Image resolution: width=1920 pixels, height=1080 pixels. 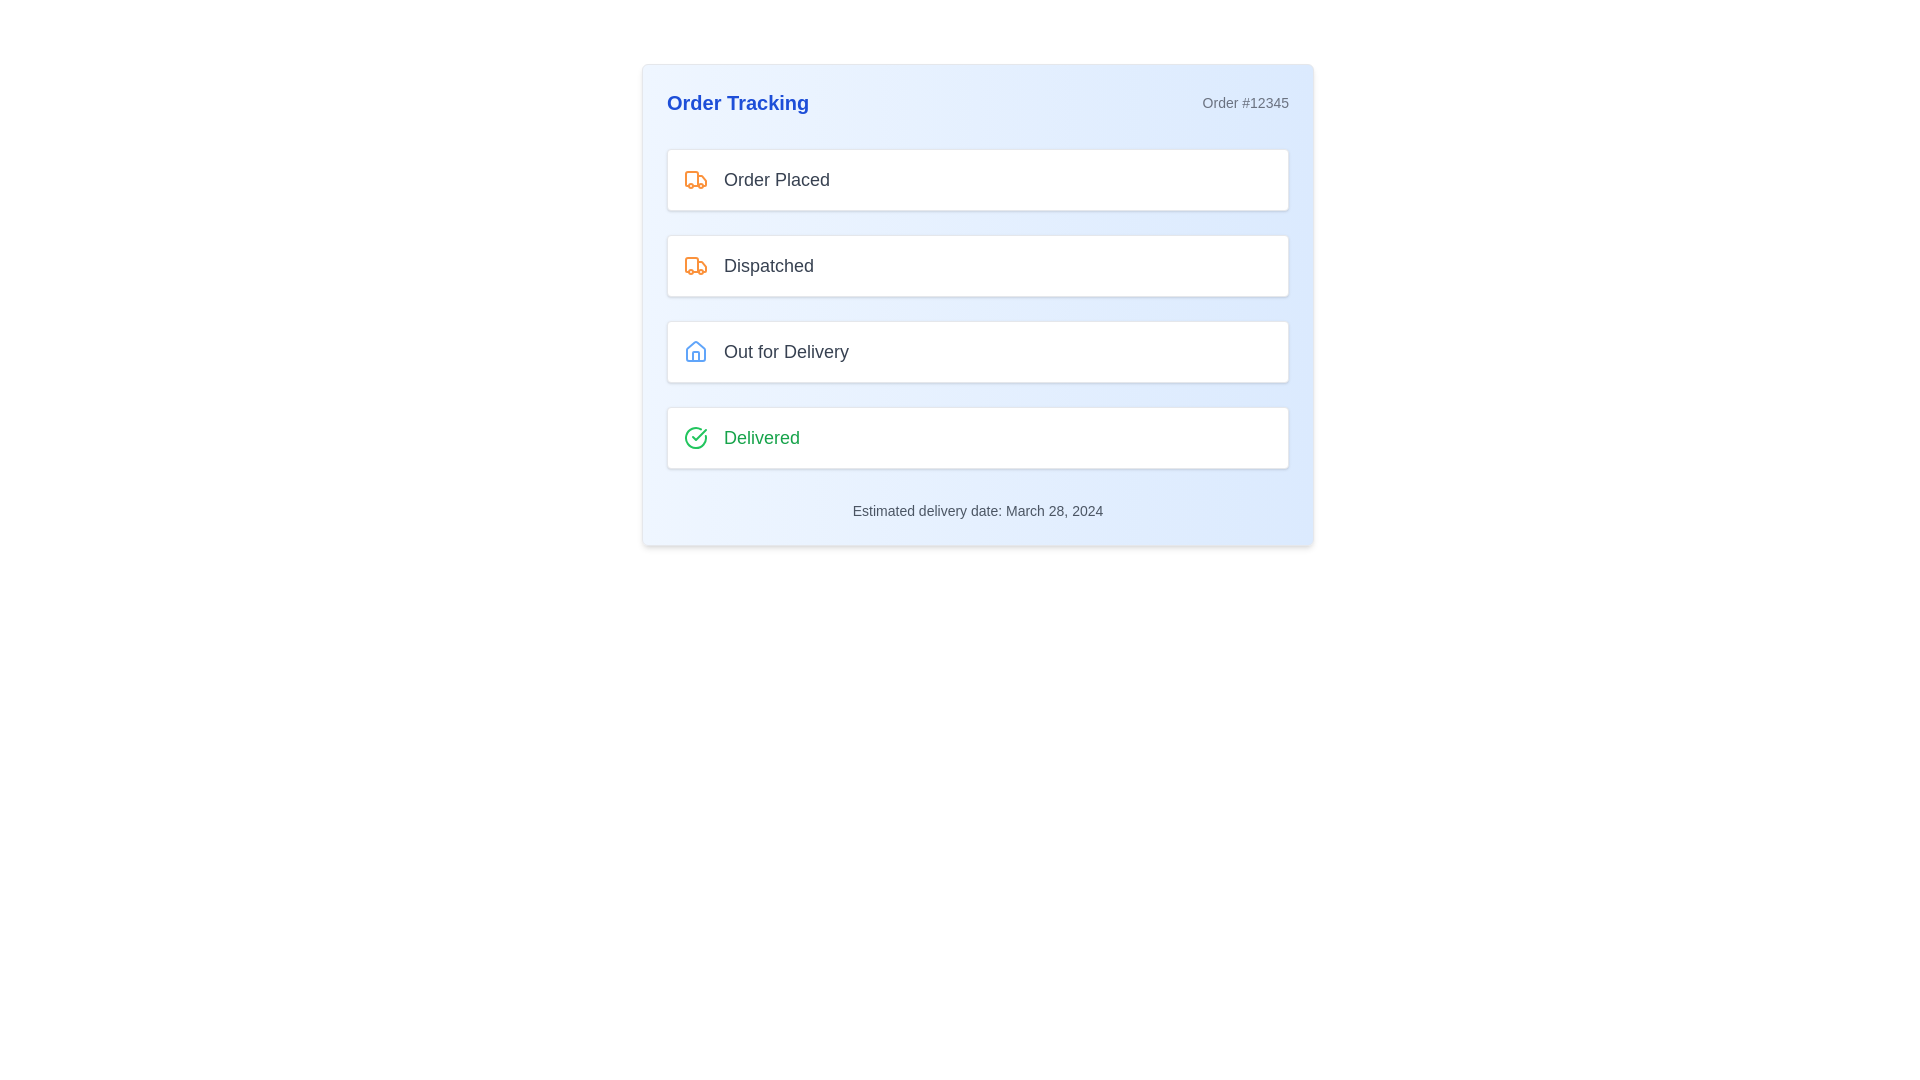 I want to click on the house icon with a blue outline located to the right of the text 'Out for Delivery.', so click(x=696, y=350).